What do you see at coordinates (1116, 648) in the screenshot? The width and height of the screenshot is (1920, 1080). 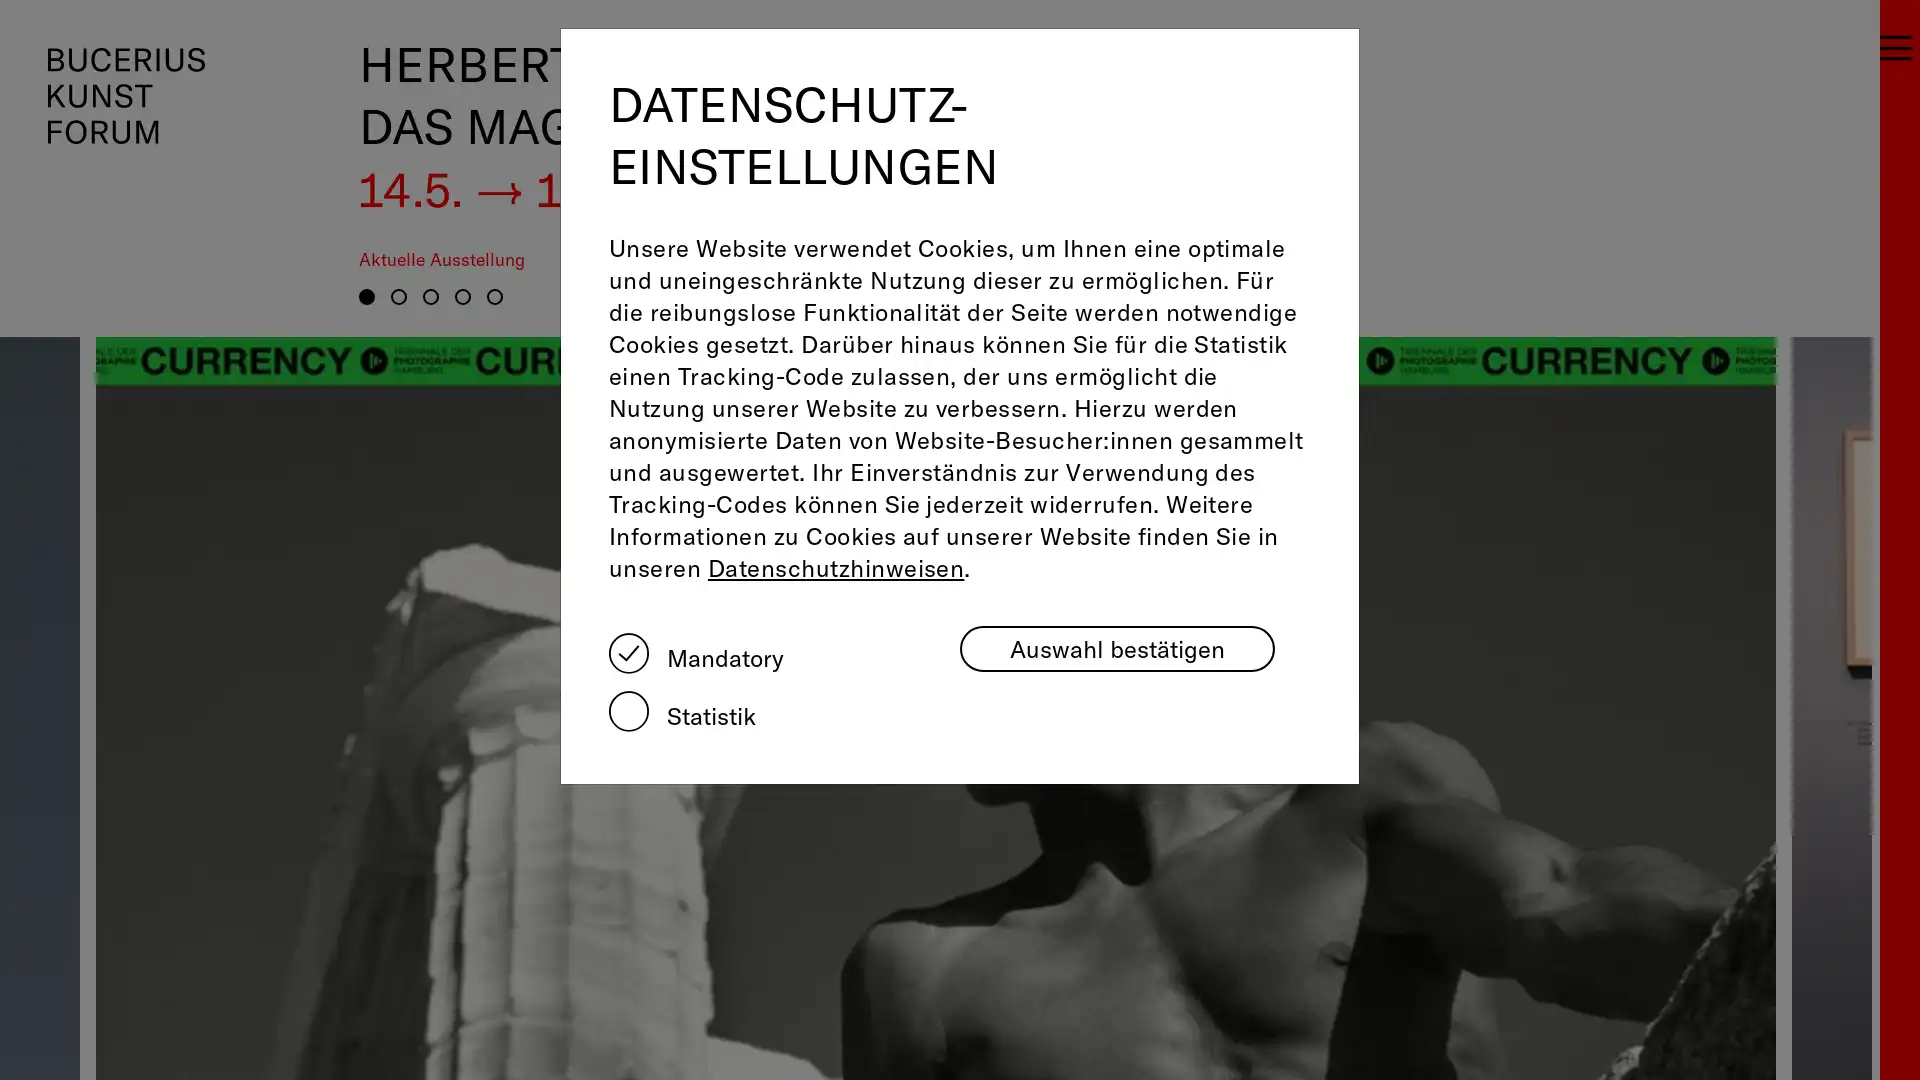 I see `Auswahl bestatigen` at bounding box center [1116, 648].